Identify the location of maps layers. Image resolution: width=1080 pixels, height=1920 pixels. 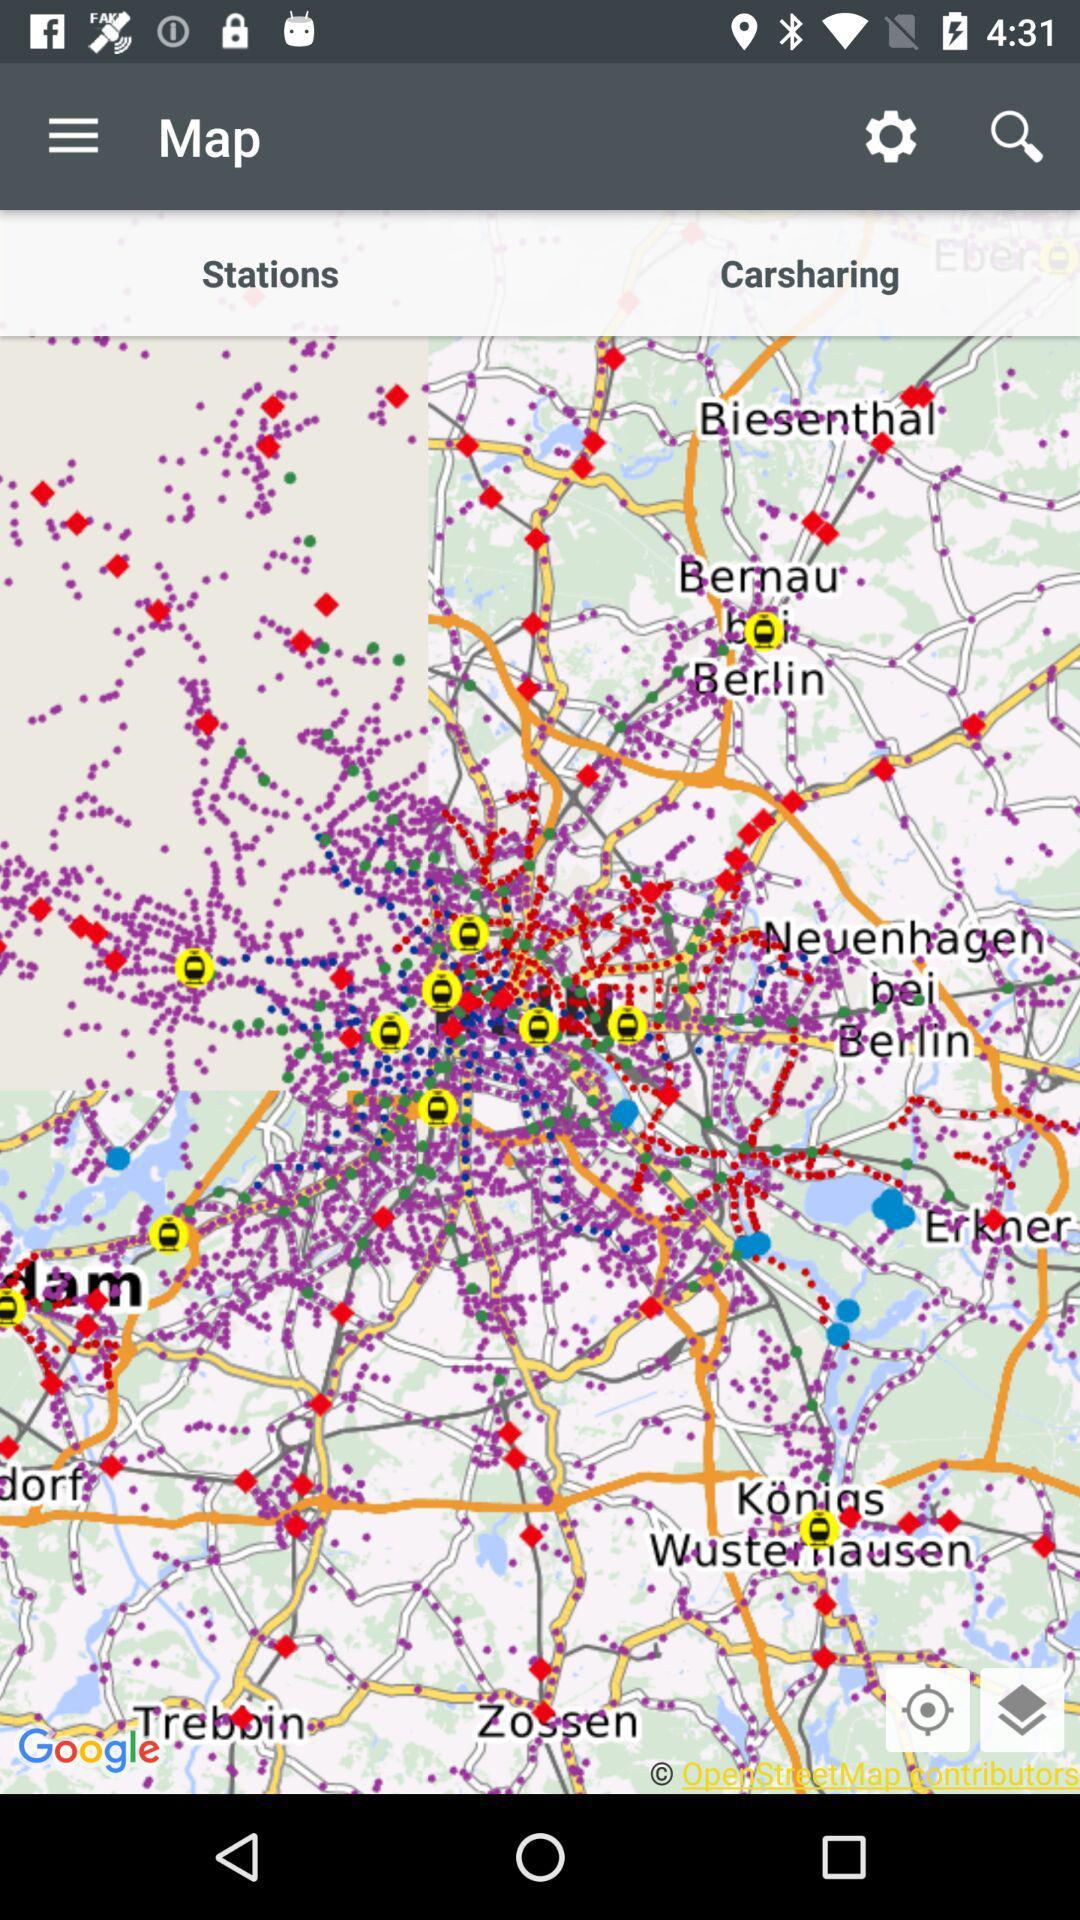
(1022, 1708).